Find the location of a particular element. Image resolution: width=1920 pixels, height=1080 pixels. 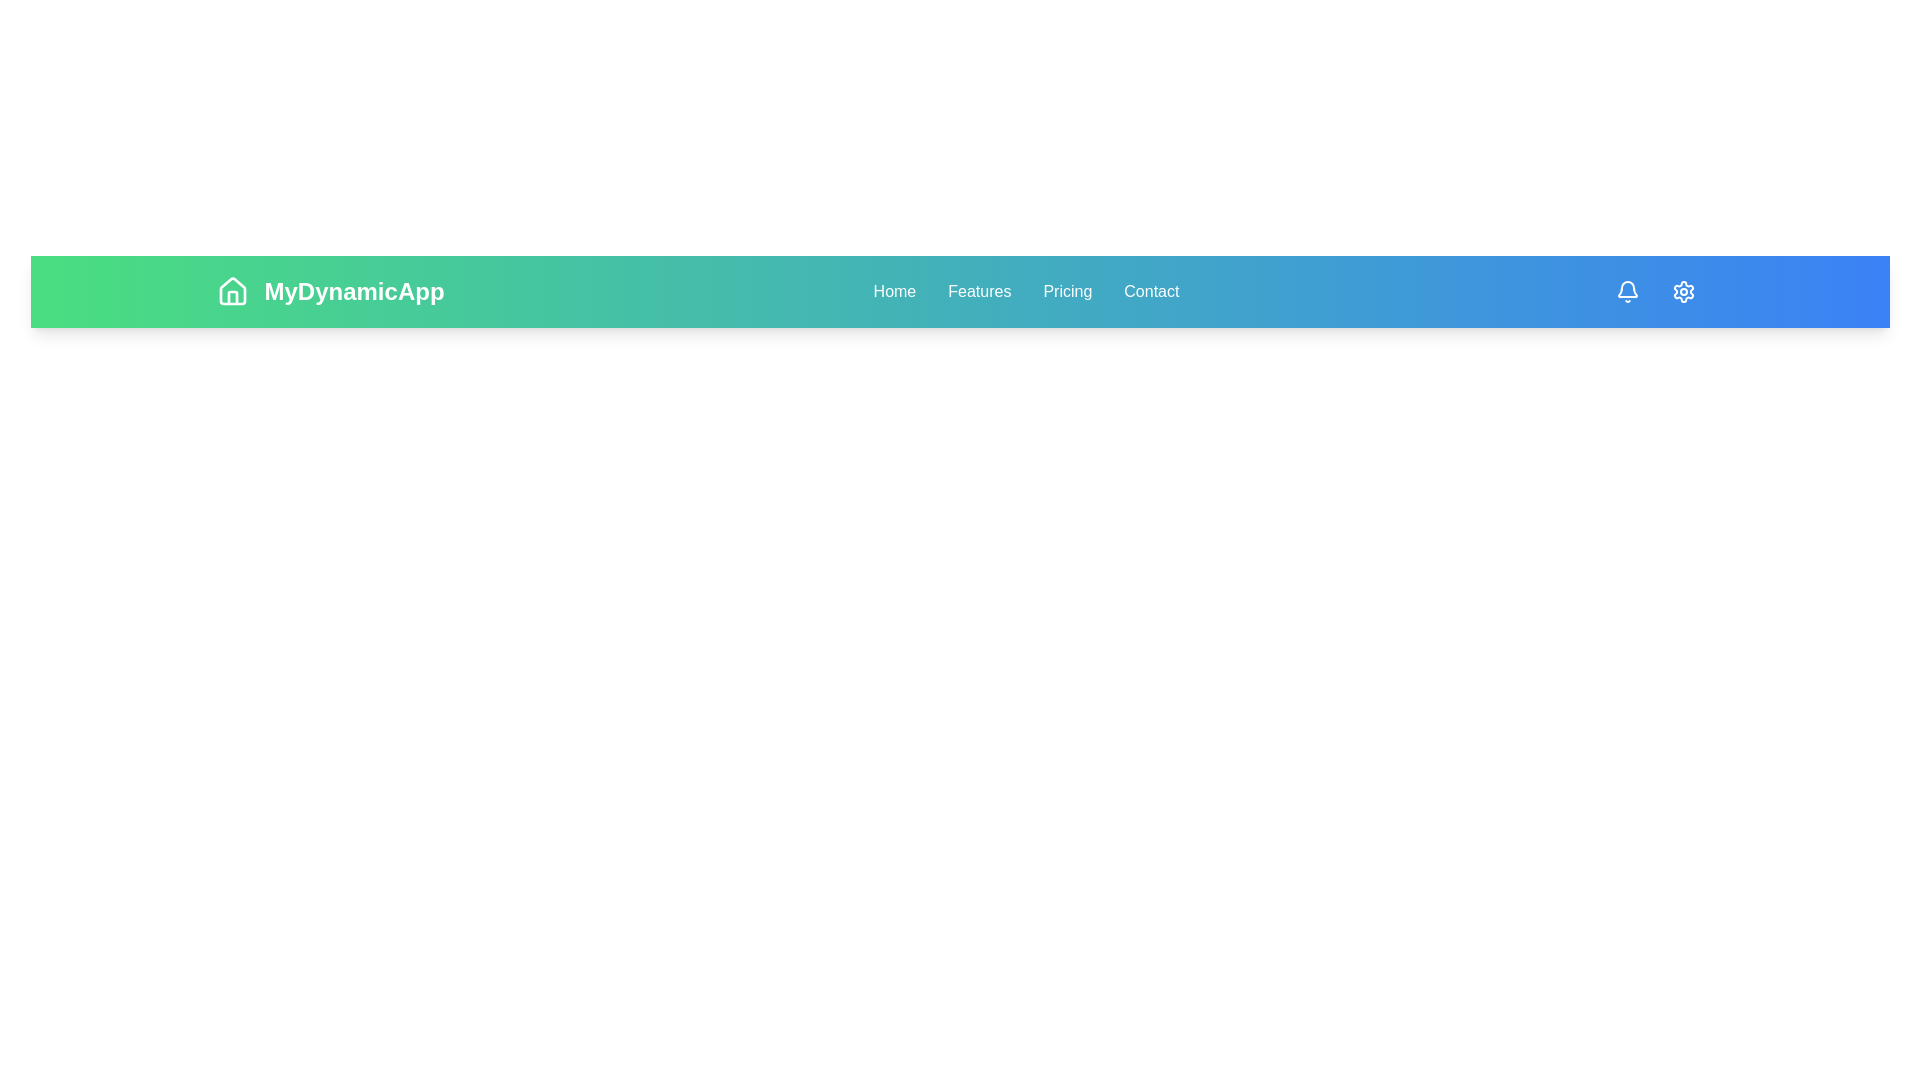

the Pricing navigation link to navigate to the respective section is located at coordinates (1066, 292).